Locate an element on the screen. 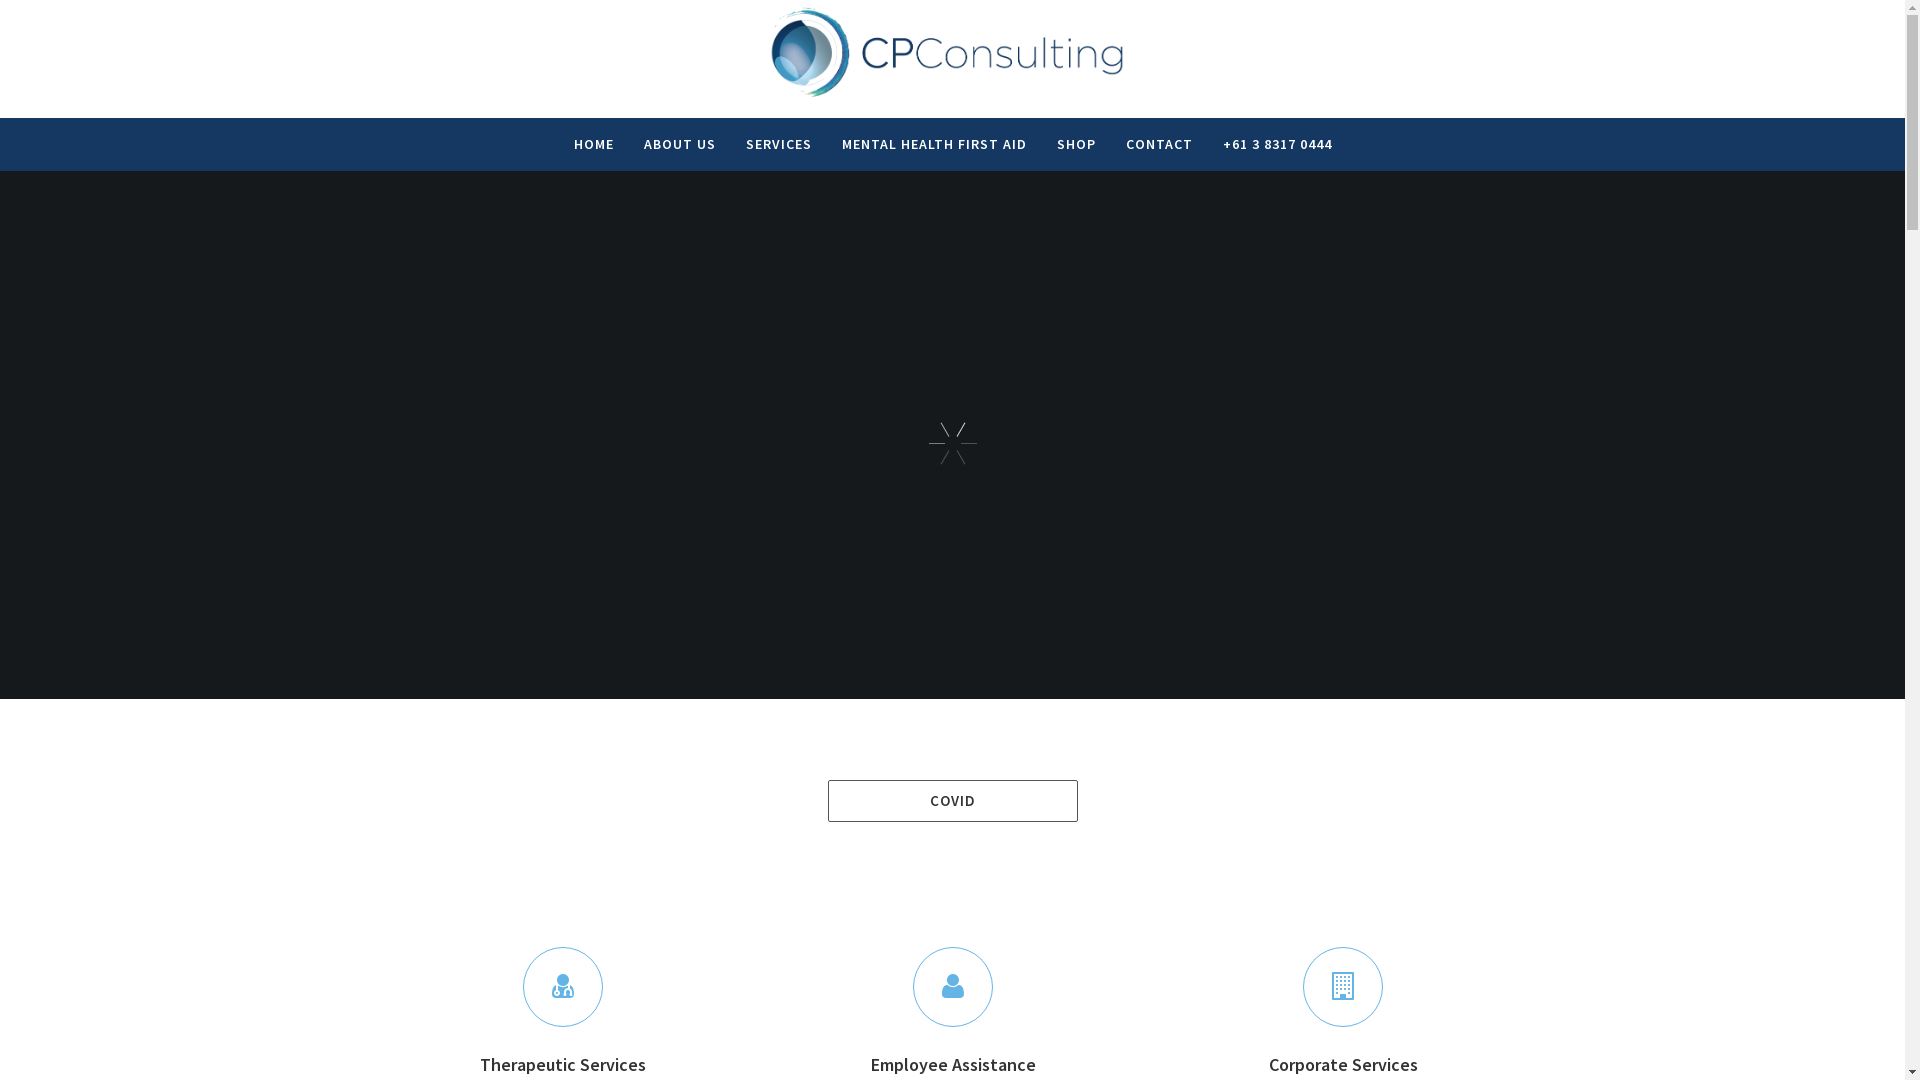  'HOME' is located at coordinates (592, 144).